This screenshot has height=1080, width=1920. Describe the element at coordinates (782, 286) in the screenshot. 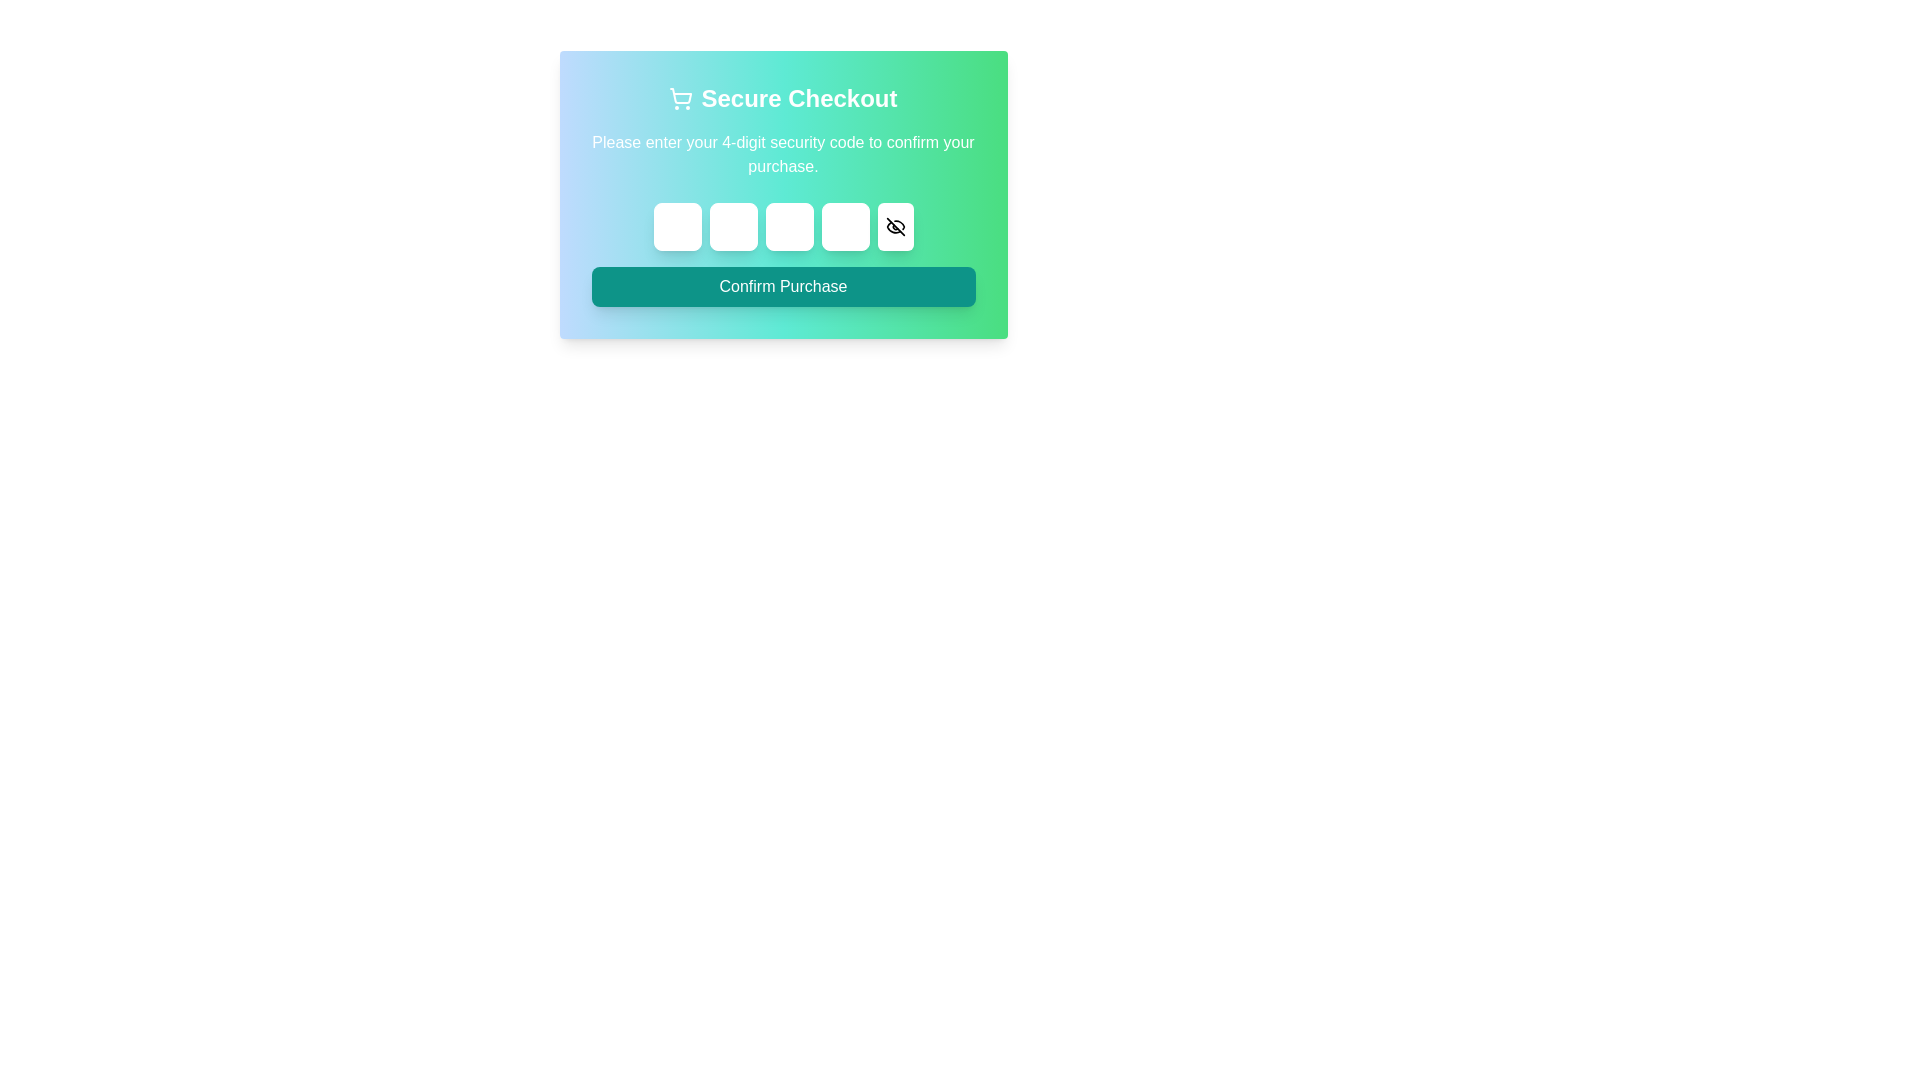

I see `the 'Confirm Purchase' button with a teal background and rounded corners located at the bottom of the gradient modal to proceed` at that location.